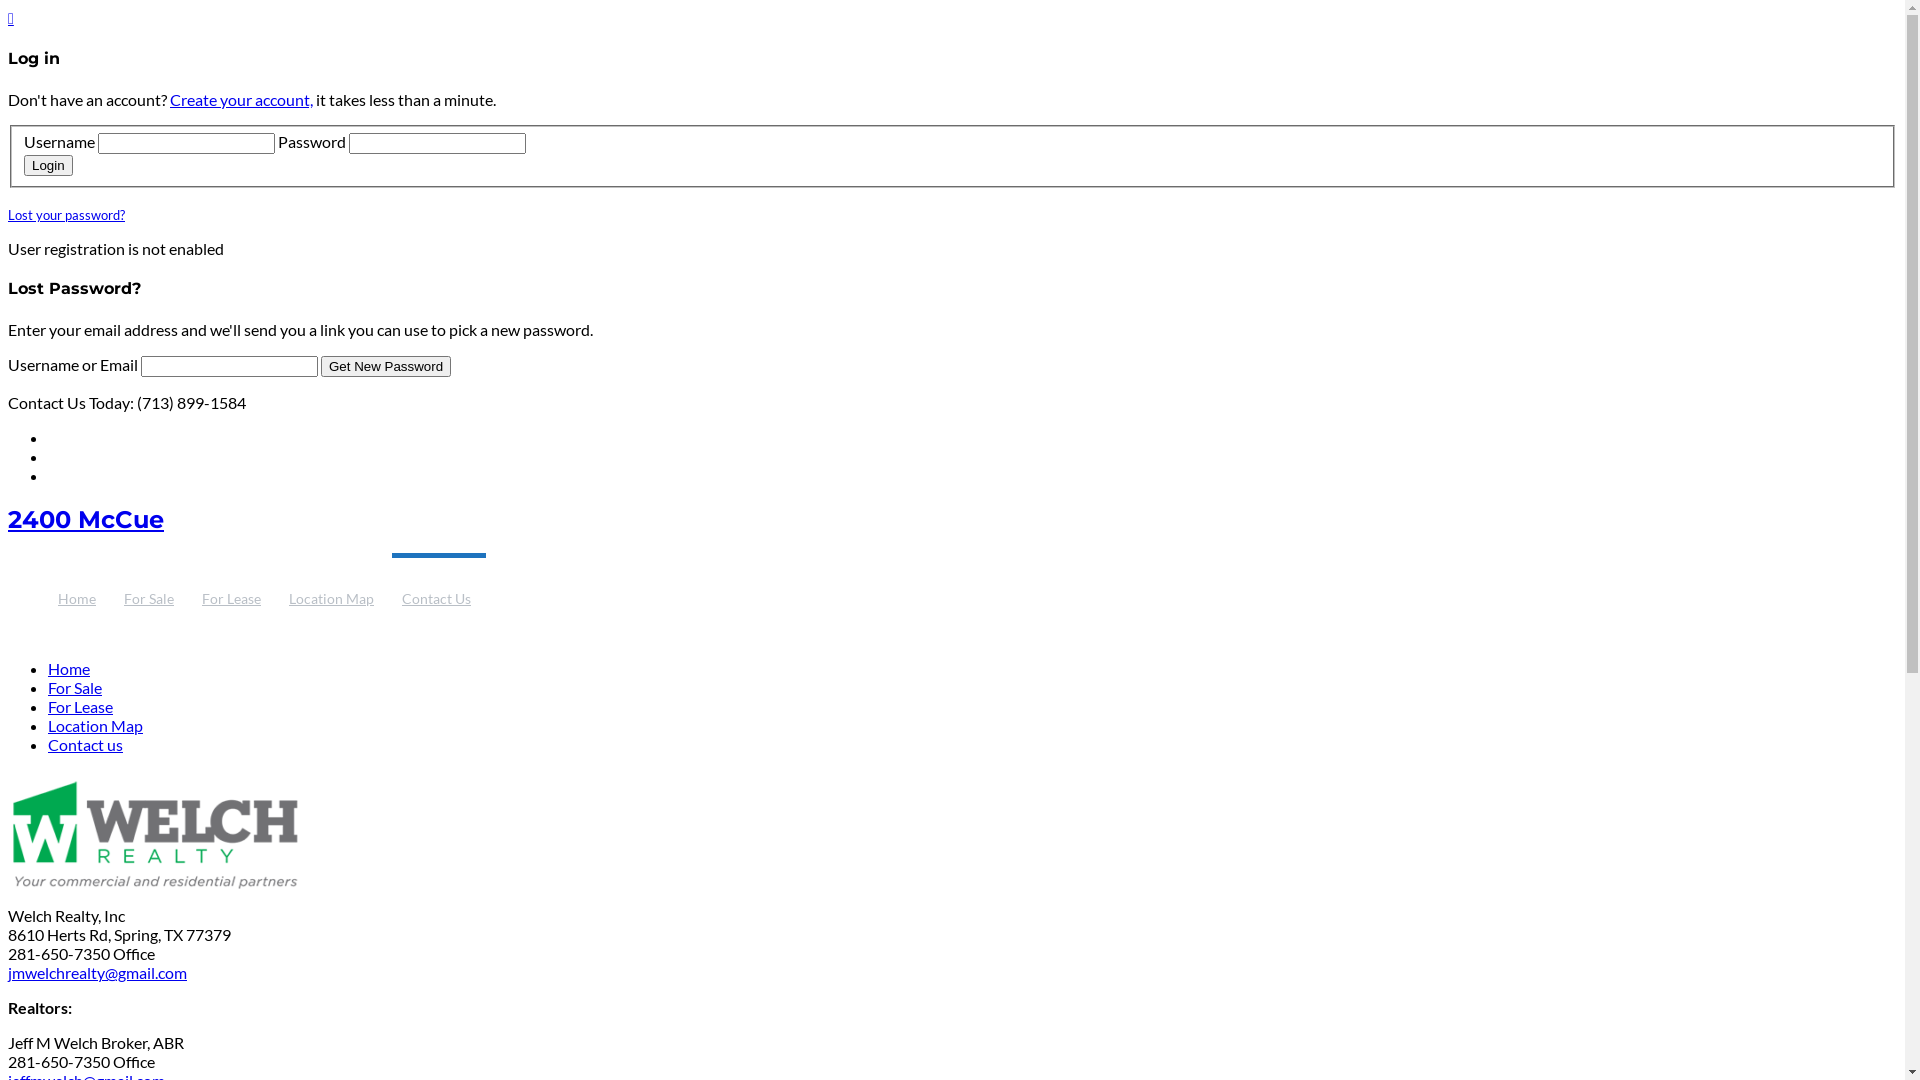 The width and height of the screenshot is (1920, 1080). Describe the element at coordinates (150, 586) in the screenshot. I see `'For Sale'` at that location.